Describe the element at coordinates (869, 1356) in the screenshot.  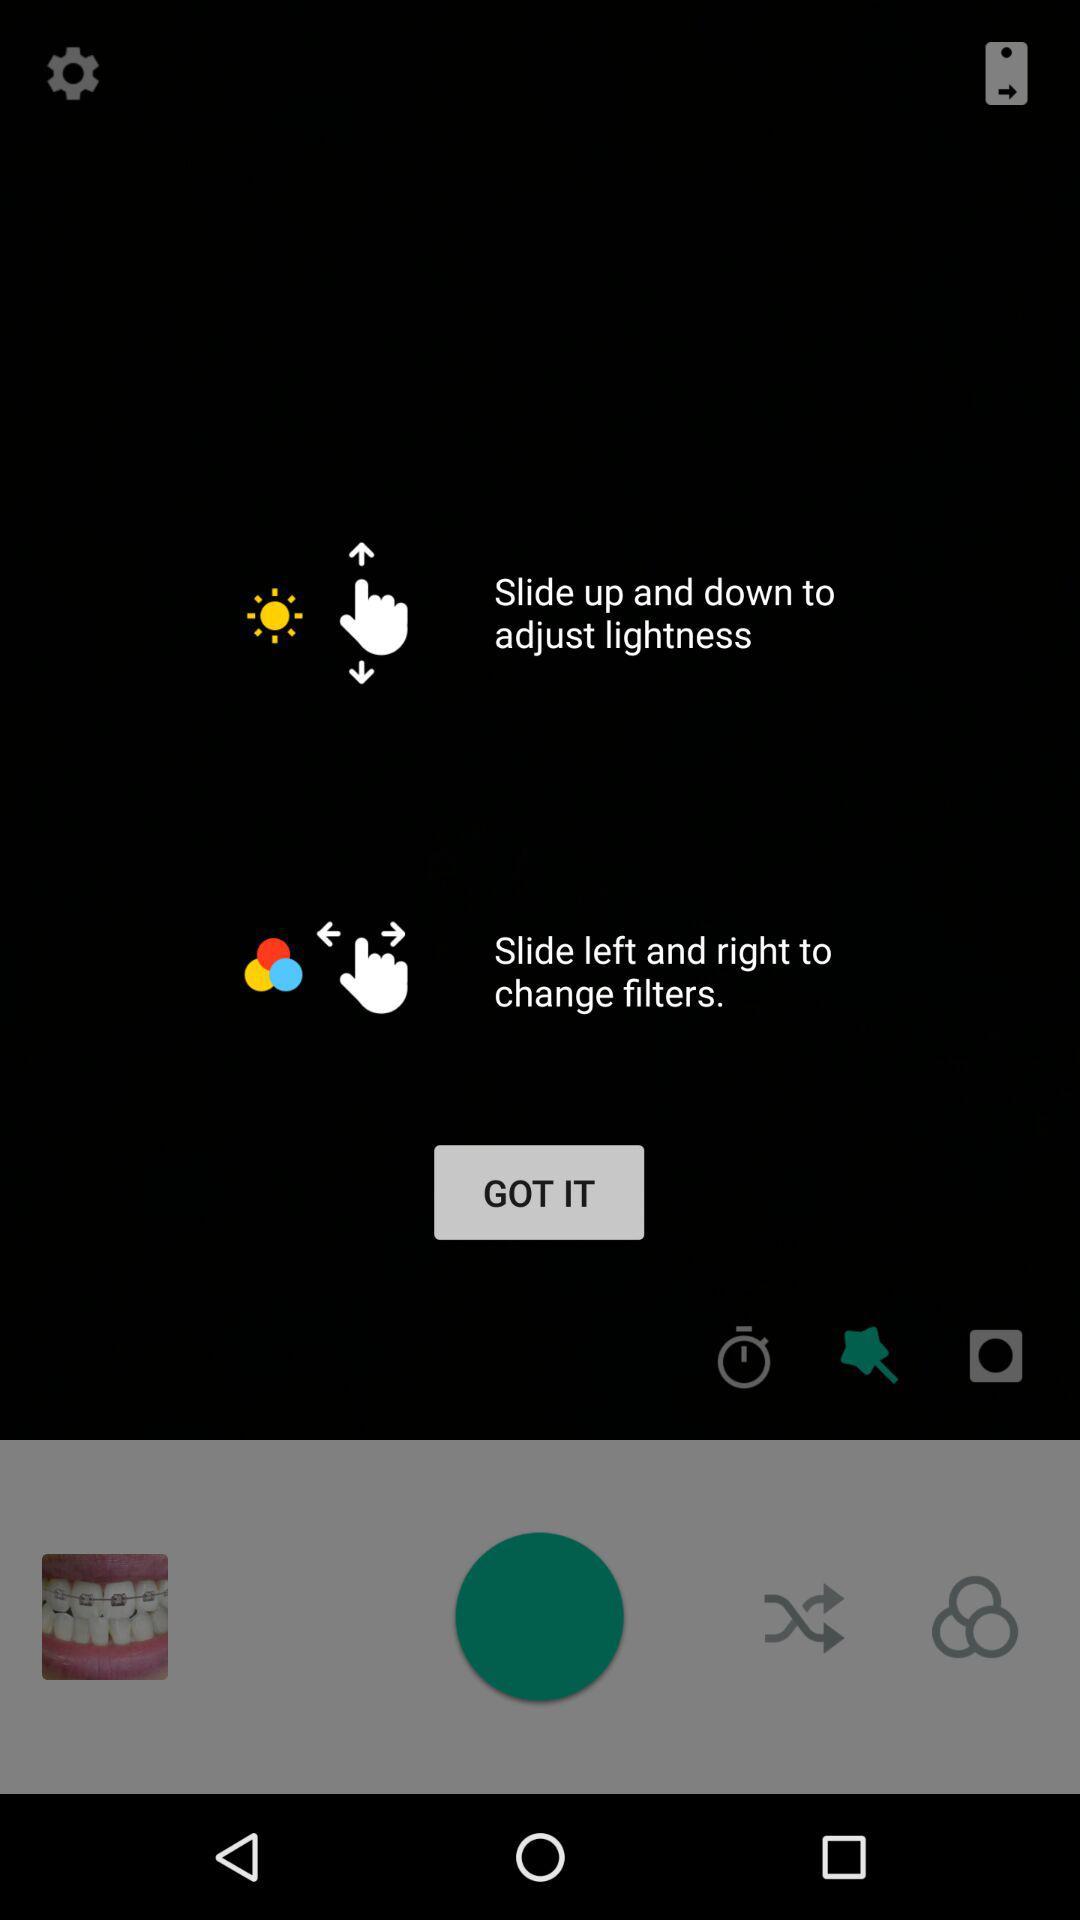
I see `effects` at that location.